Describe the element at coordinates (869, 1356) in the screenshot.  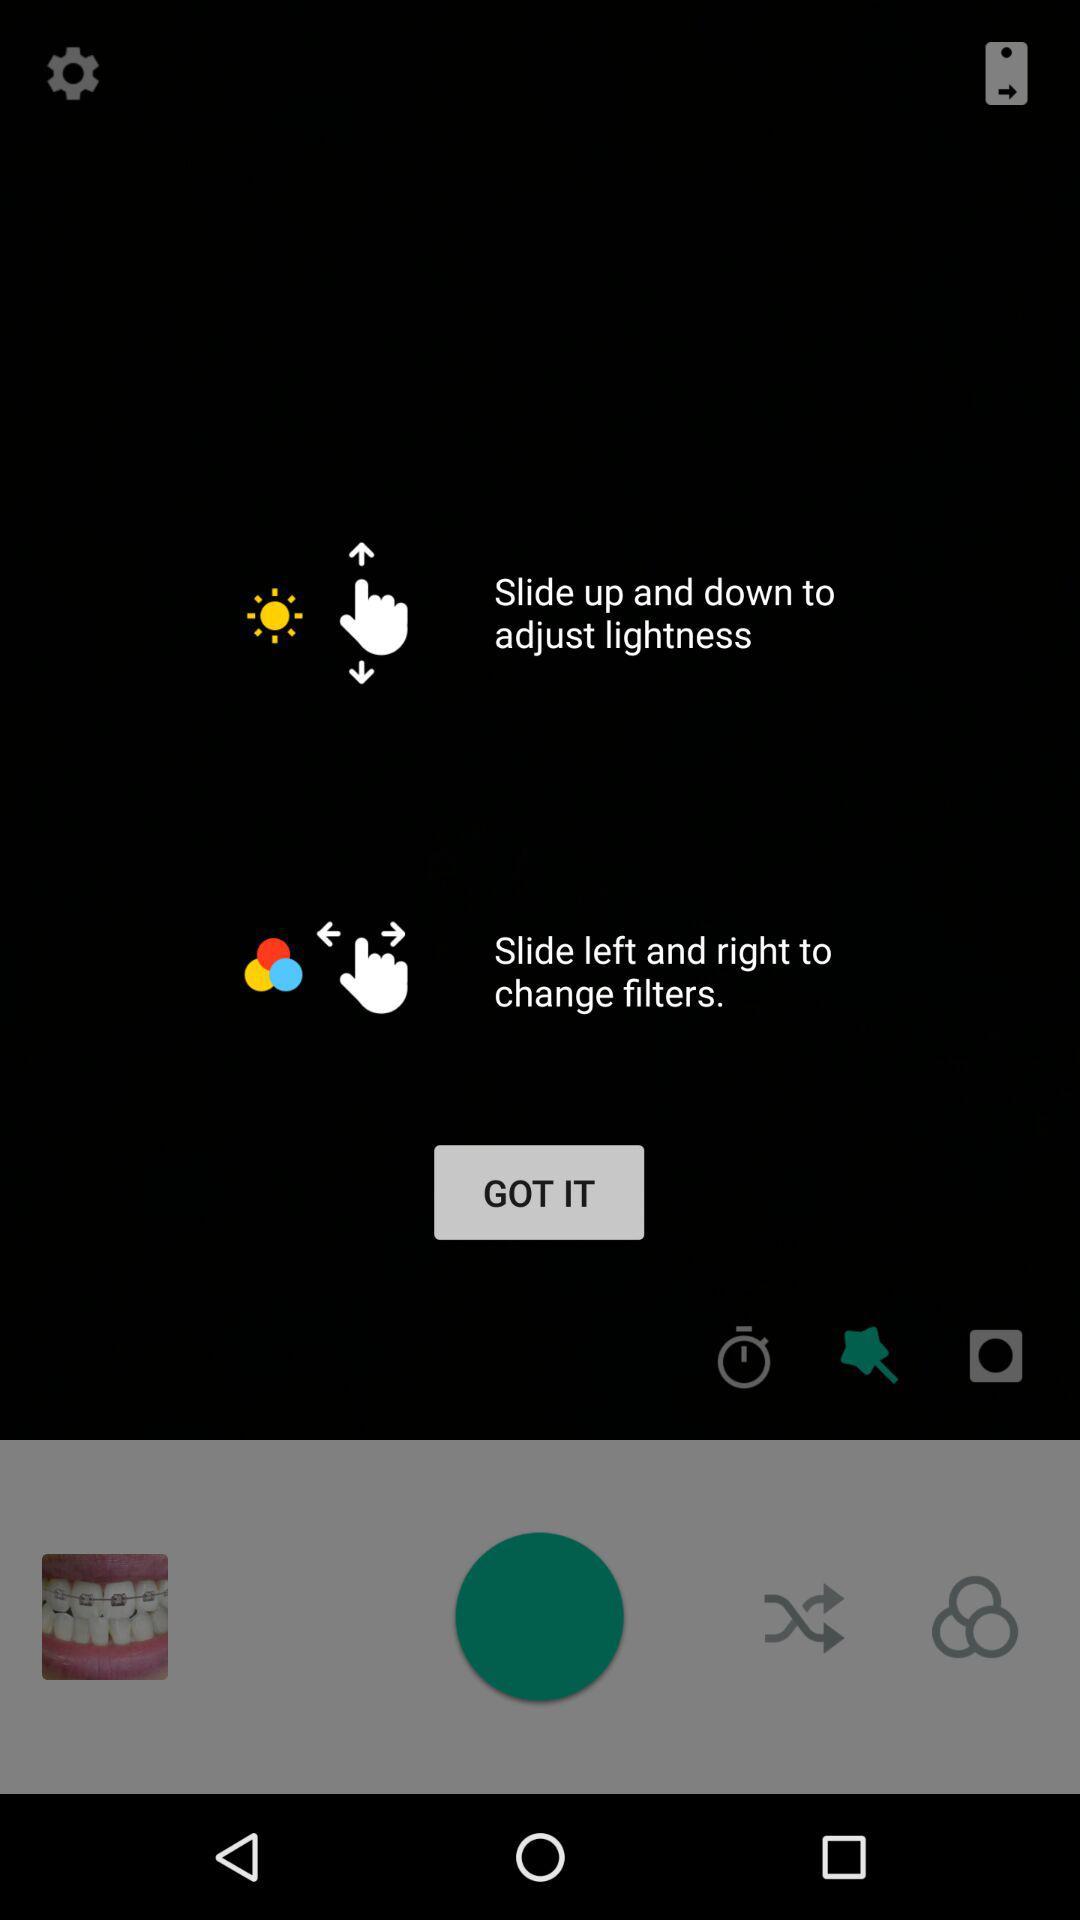
I see `effects` at that location.